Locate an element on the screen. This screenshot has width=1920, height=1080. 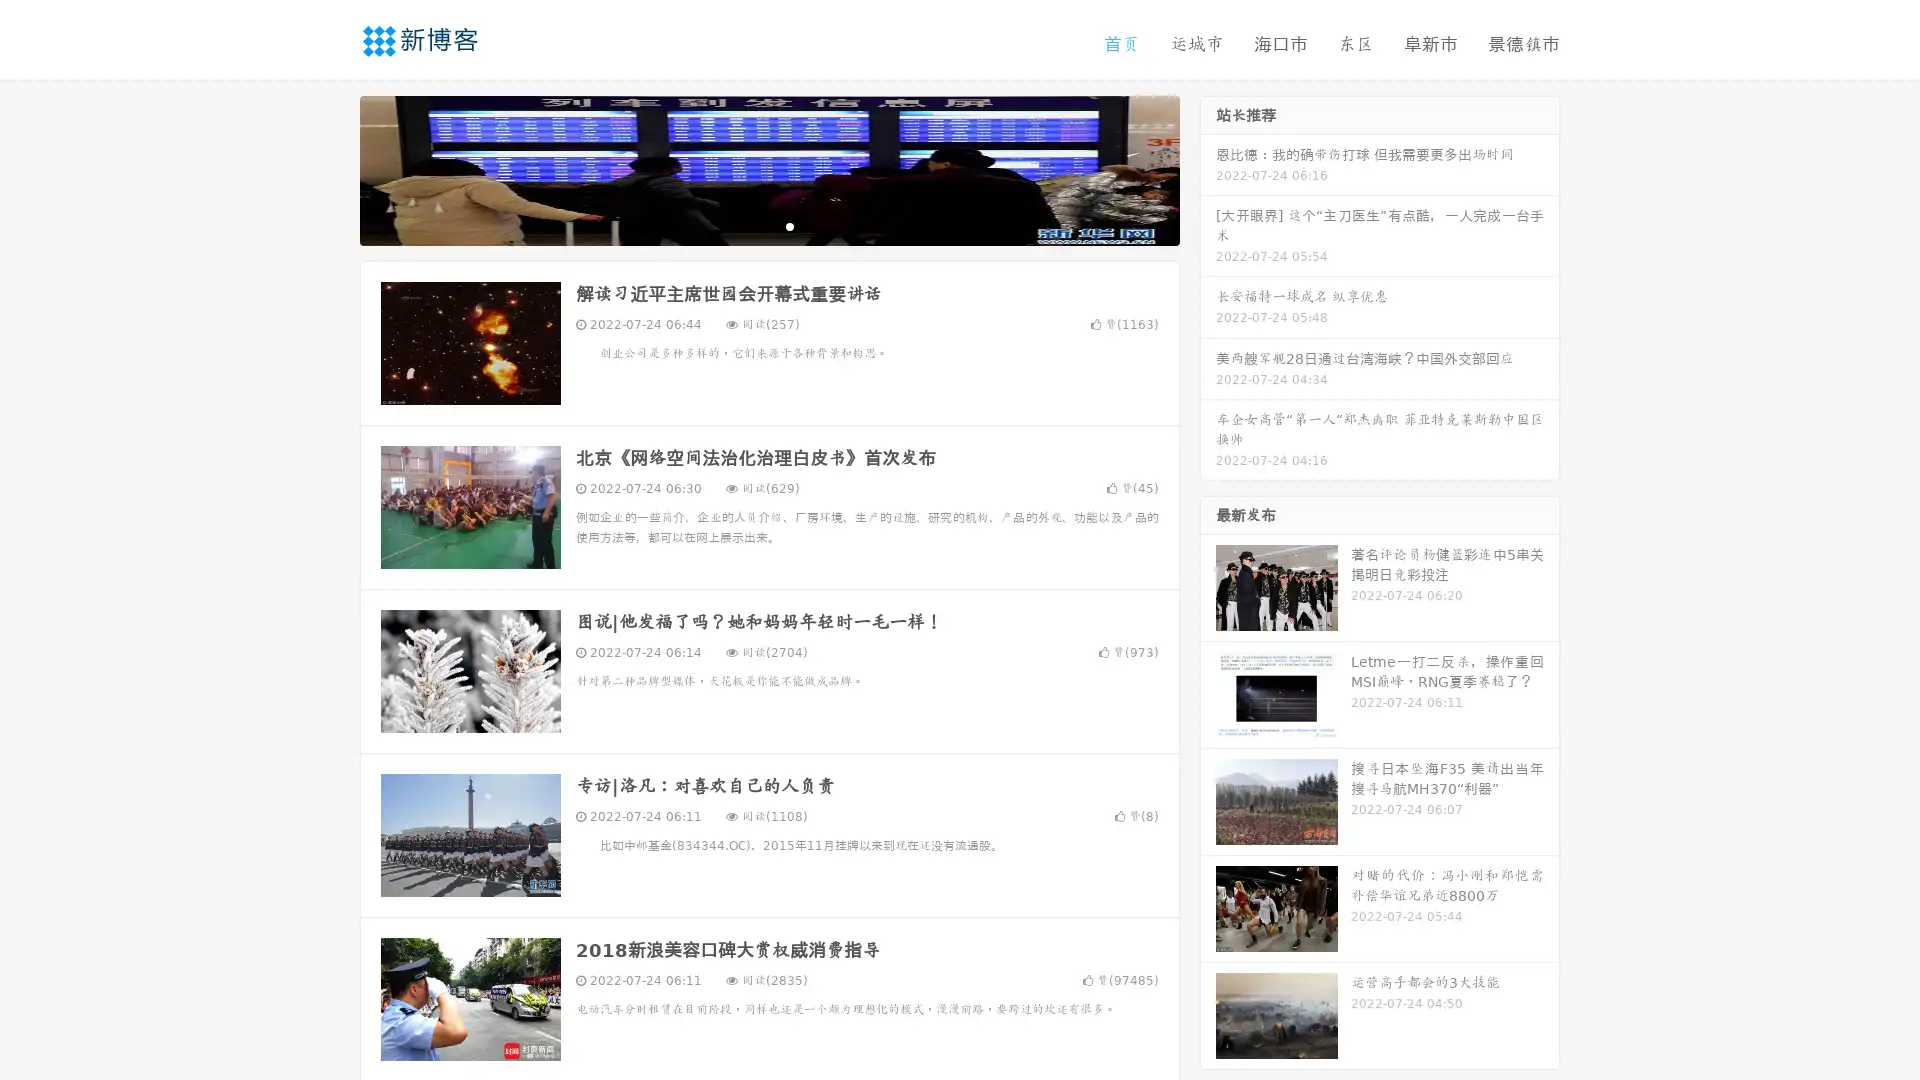
Go to slide 2 is located at coordinates (768, 225).